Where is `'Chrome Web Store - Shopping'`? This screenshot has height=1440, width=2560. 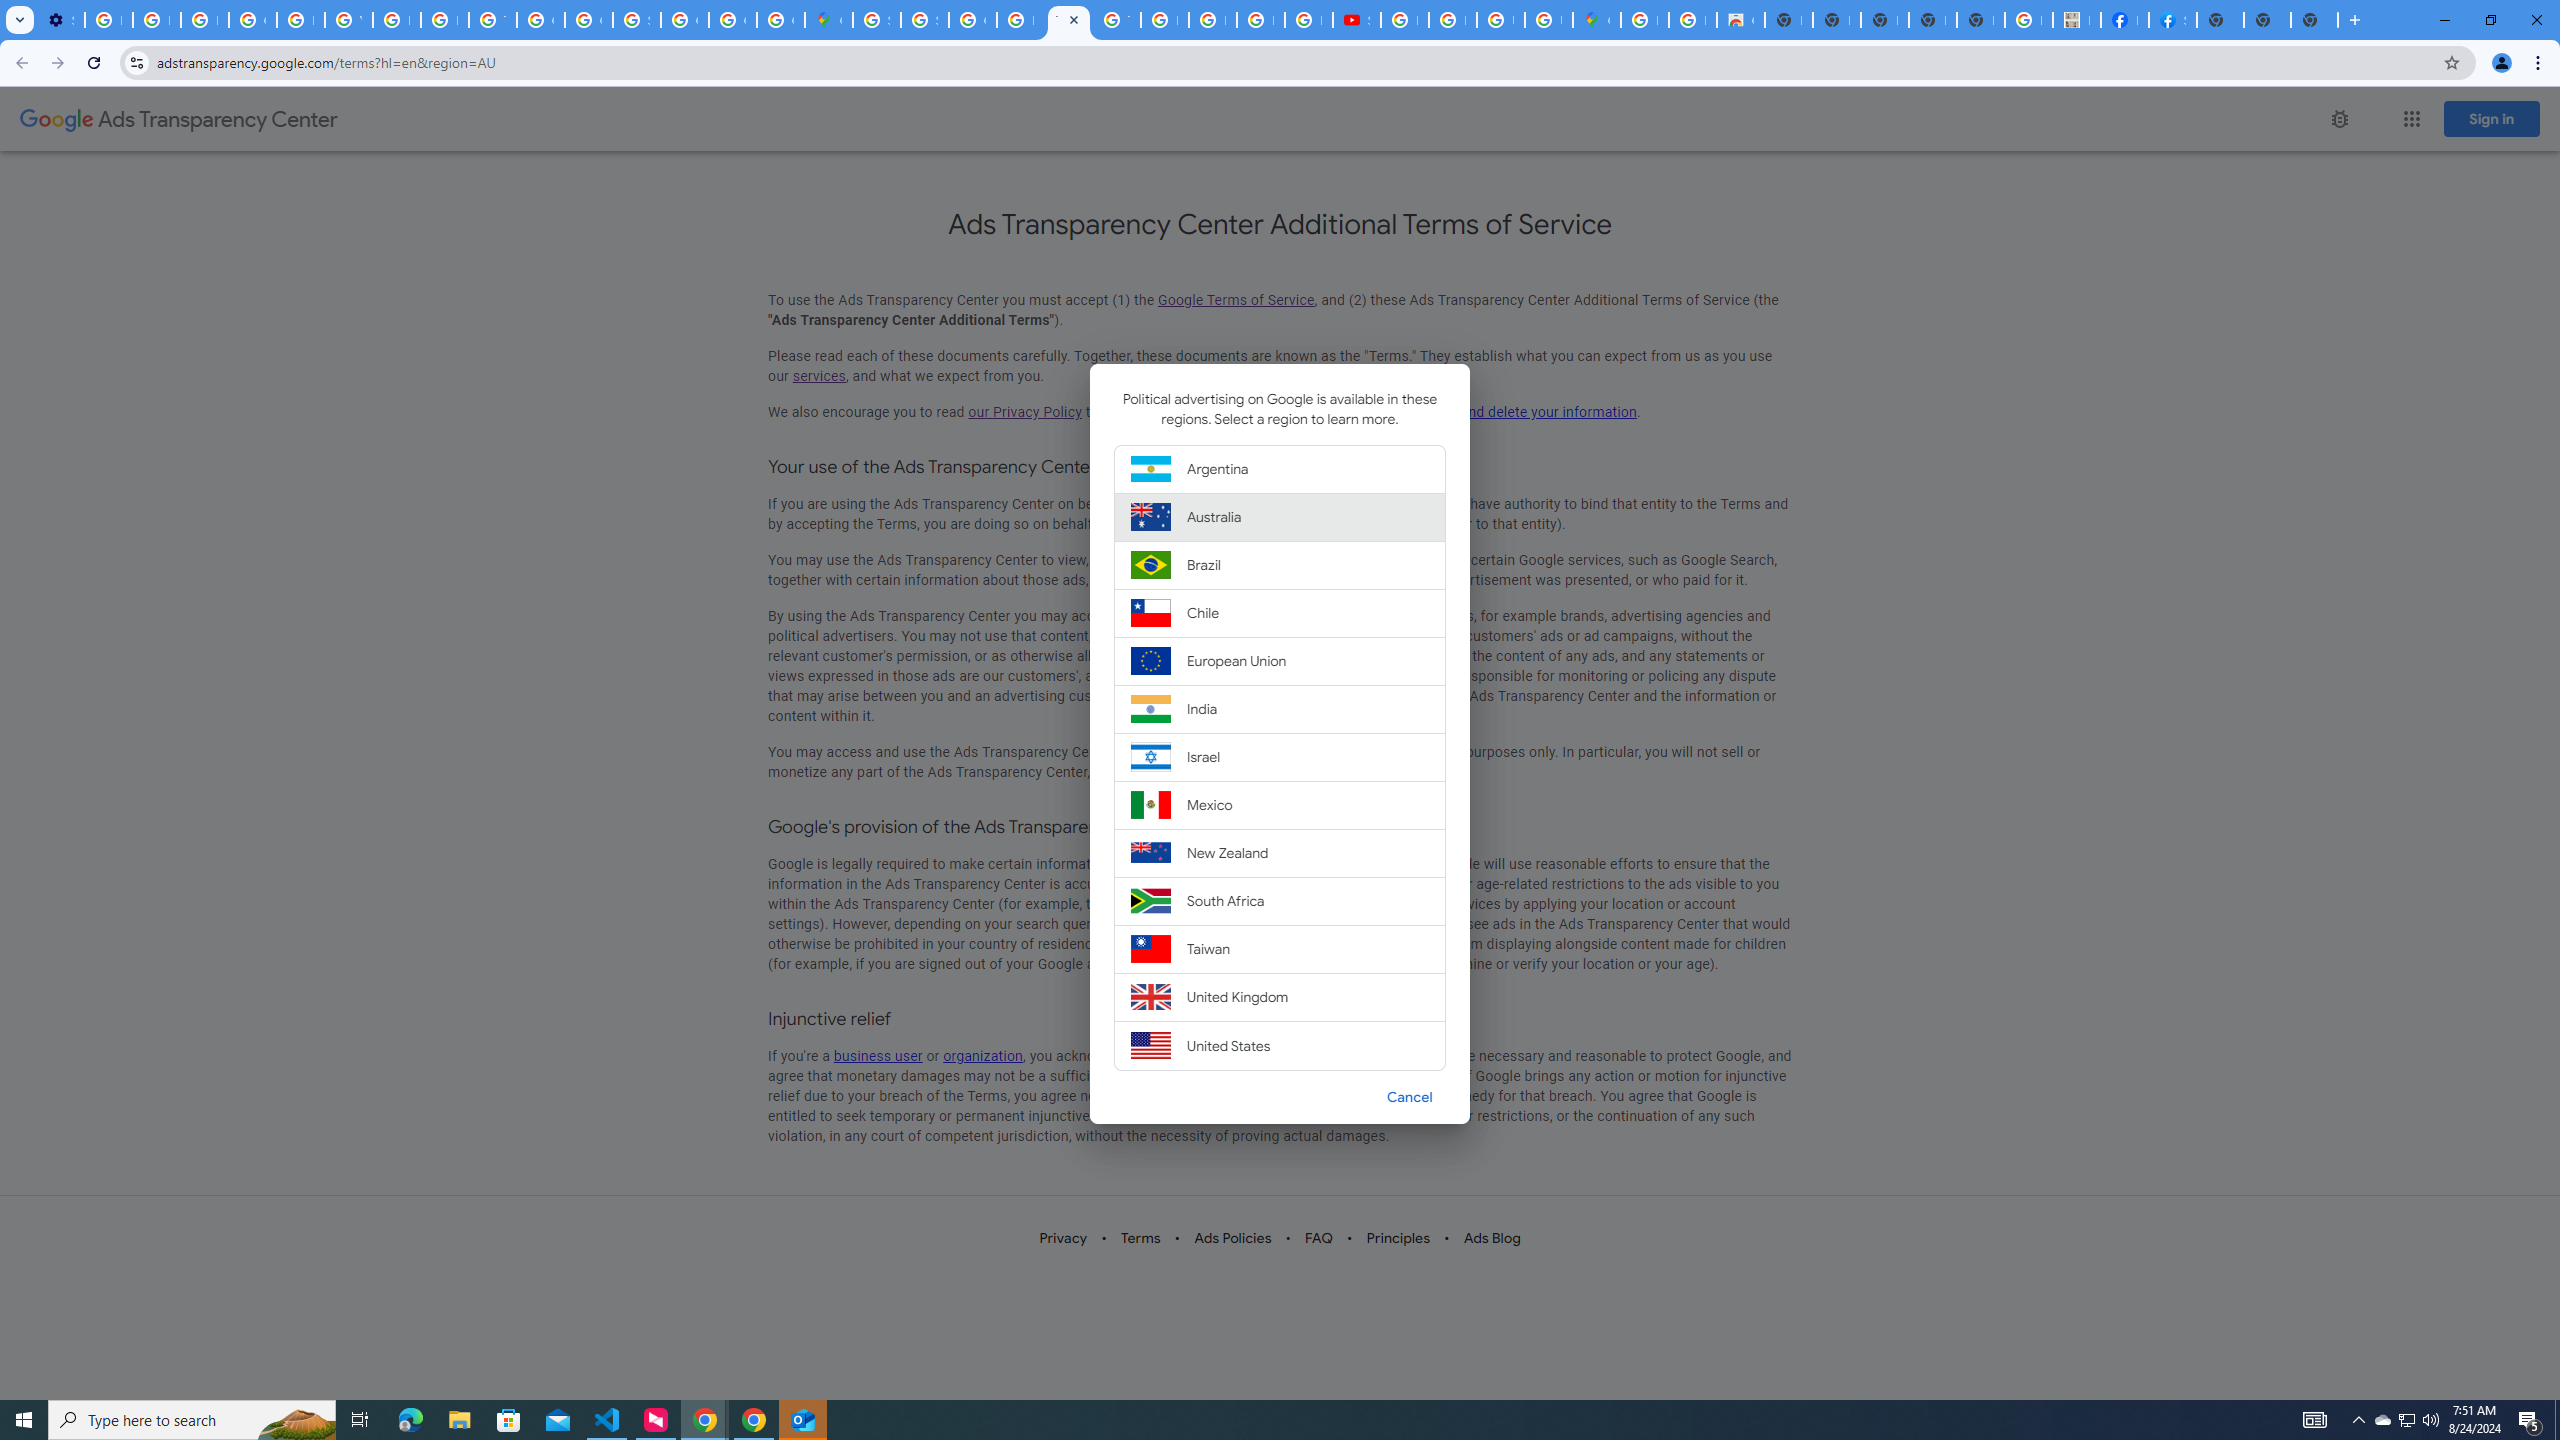
'Chrome Web Store - Shopping' is located at coordinates (1740, 19).